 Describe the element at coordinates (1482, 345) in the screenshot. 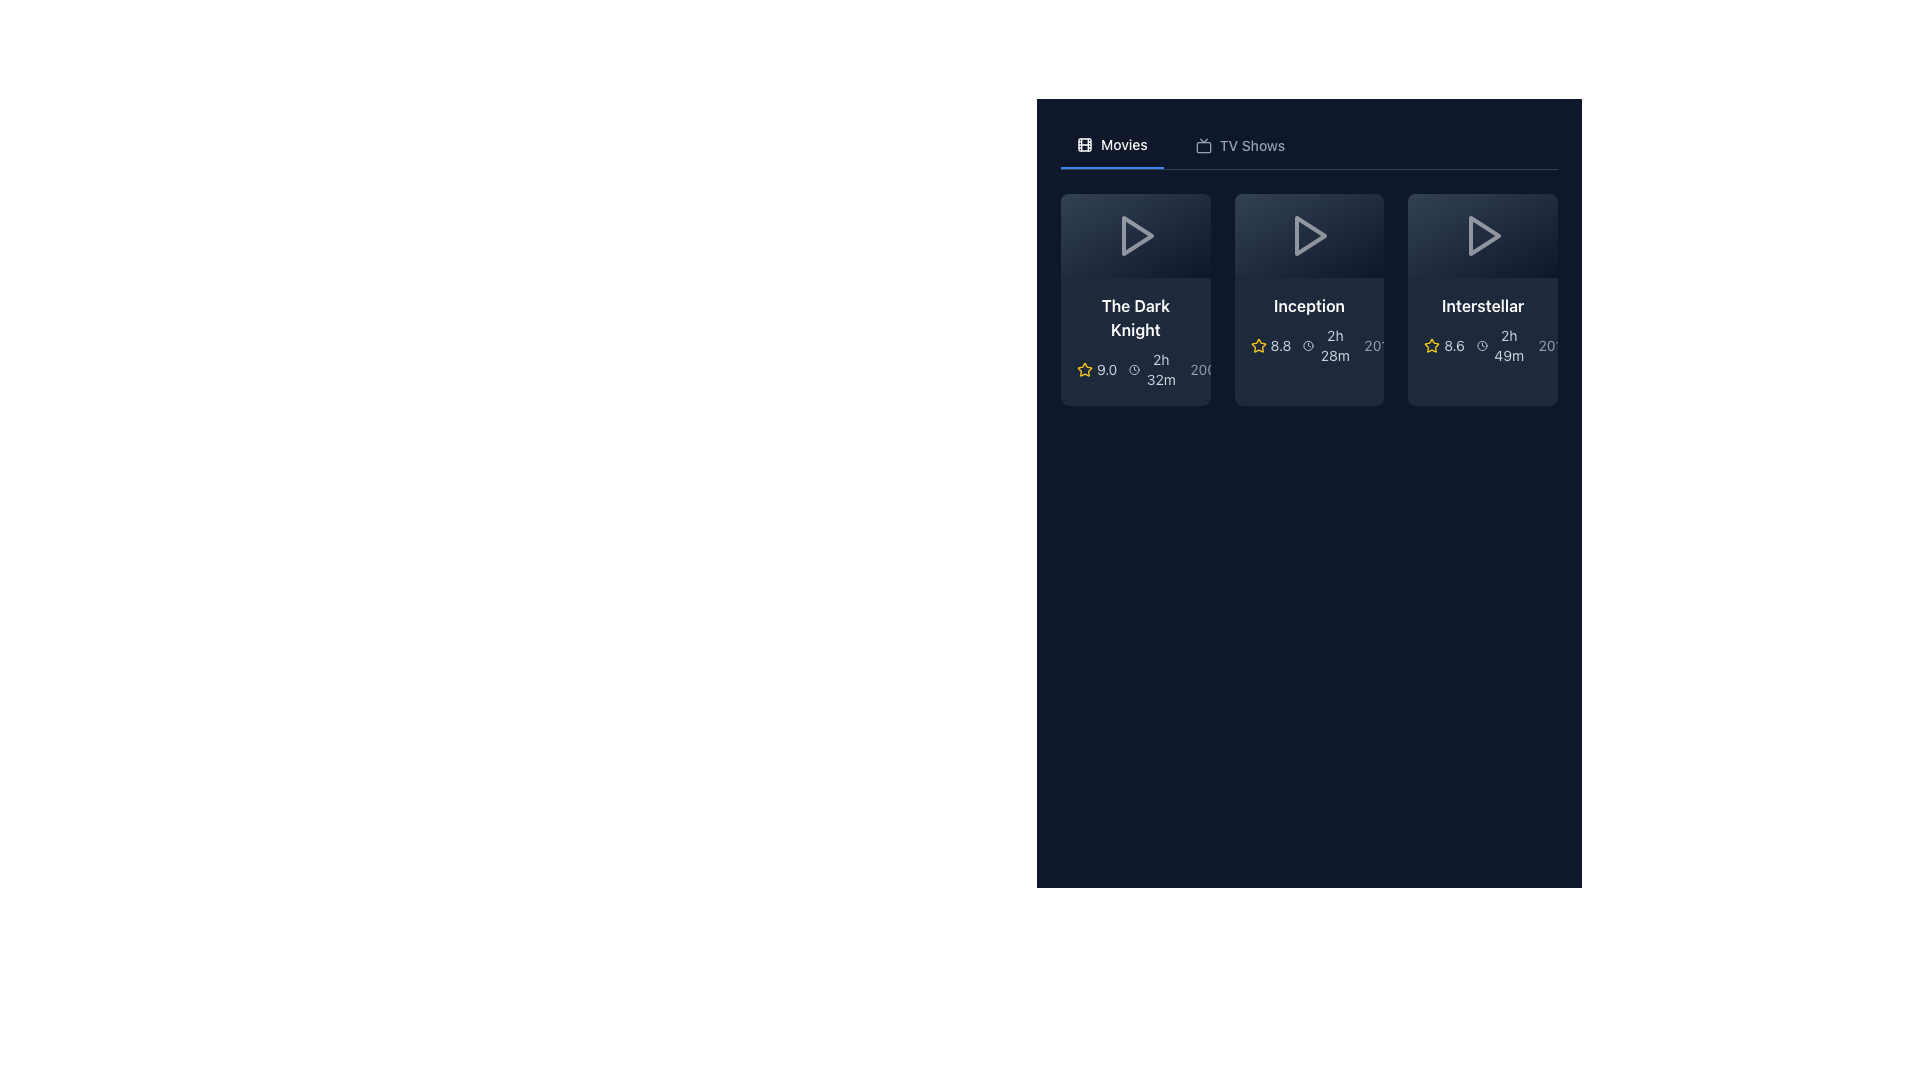

I see `the circular graphic element of the SVG clock icon associated with the 'Interstellar' movie card located in the top-right region of the visible cards` at that location.